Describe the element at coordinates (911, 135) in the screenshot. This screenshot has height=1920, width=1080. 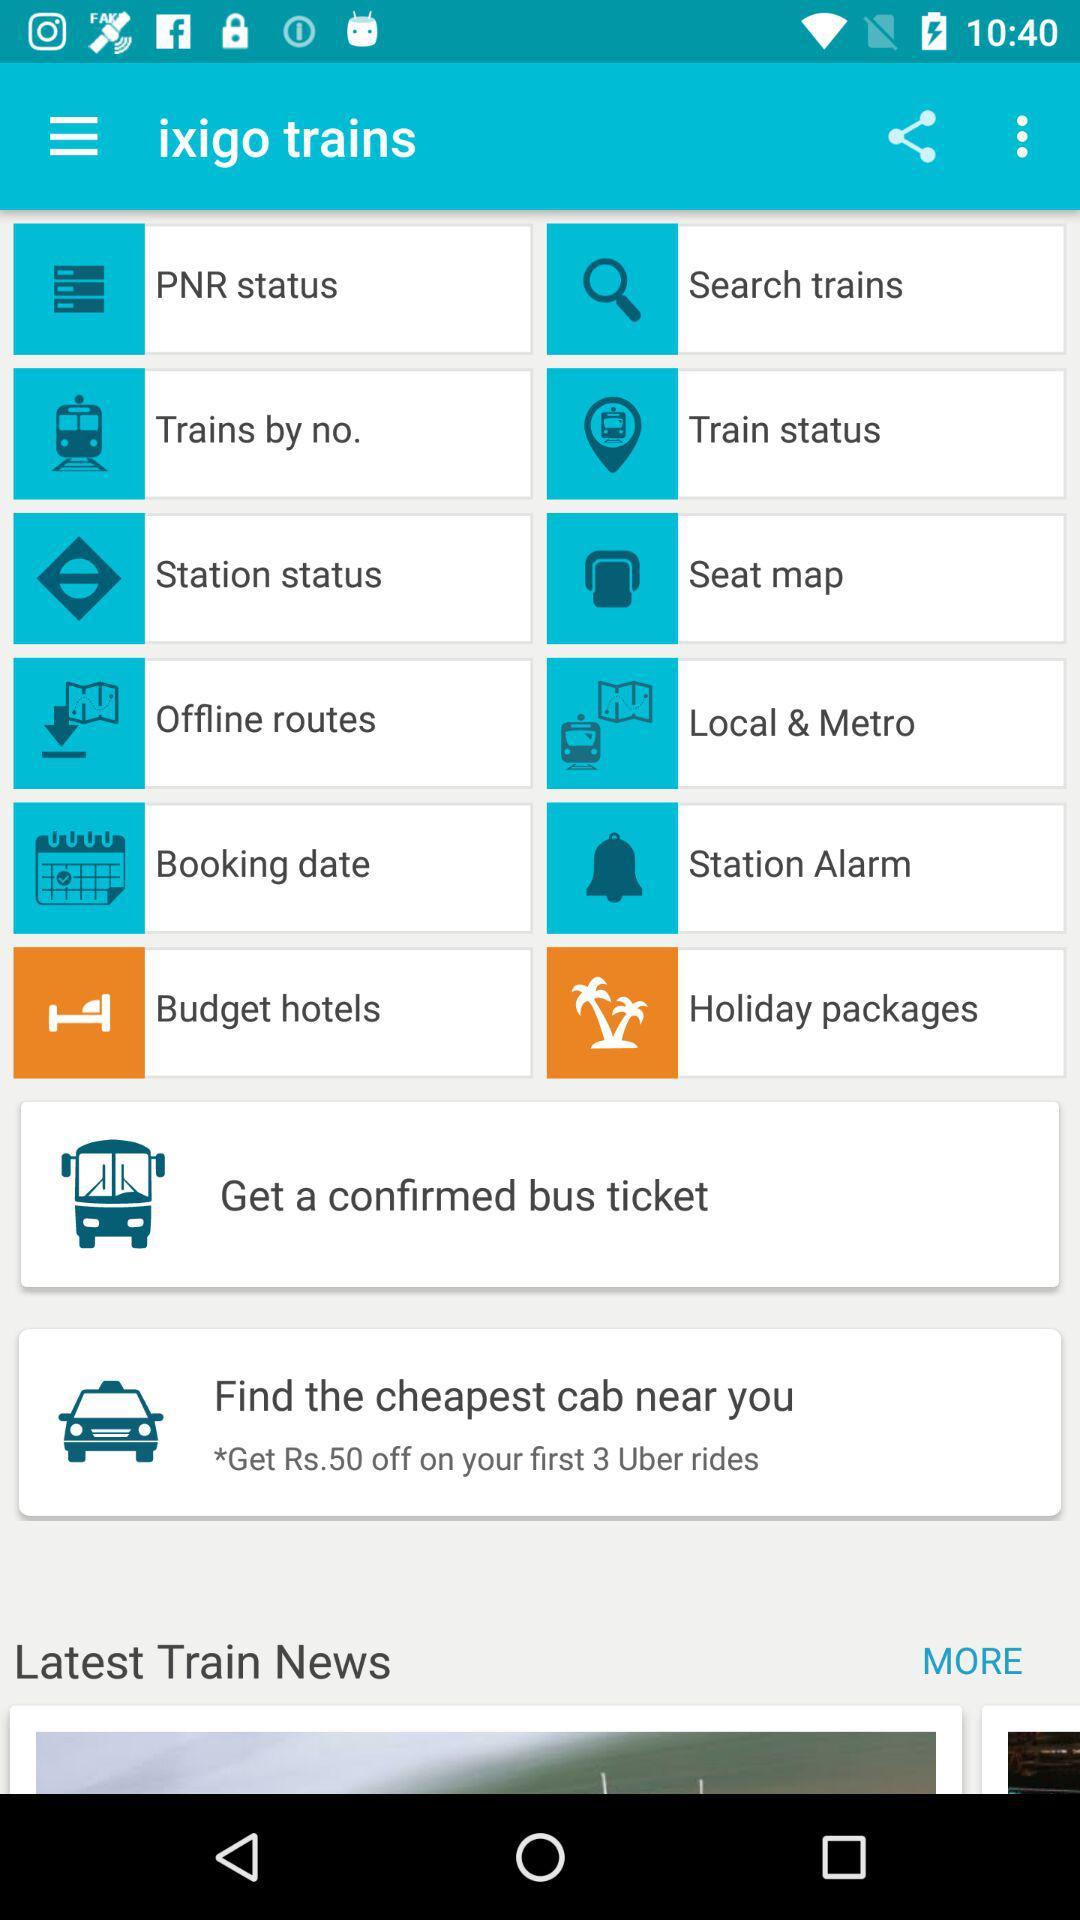
I see `icon next to ixigo trains app` at that location.